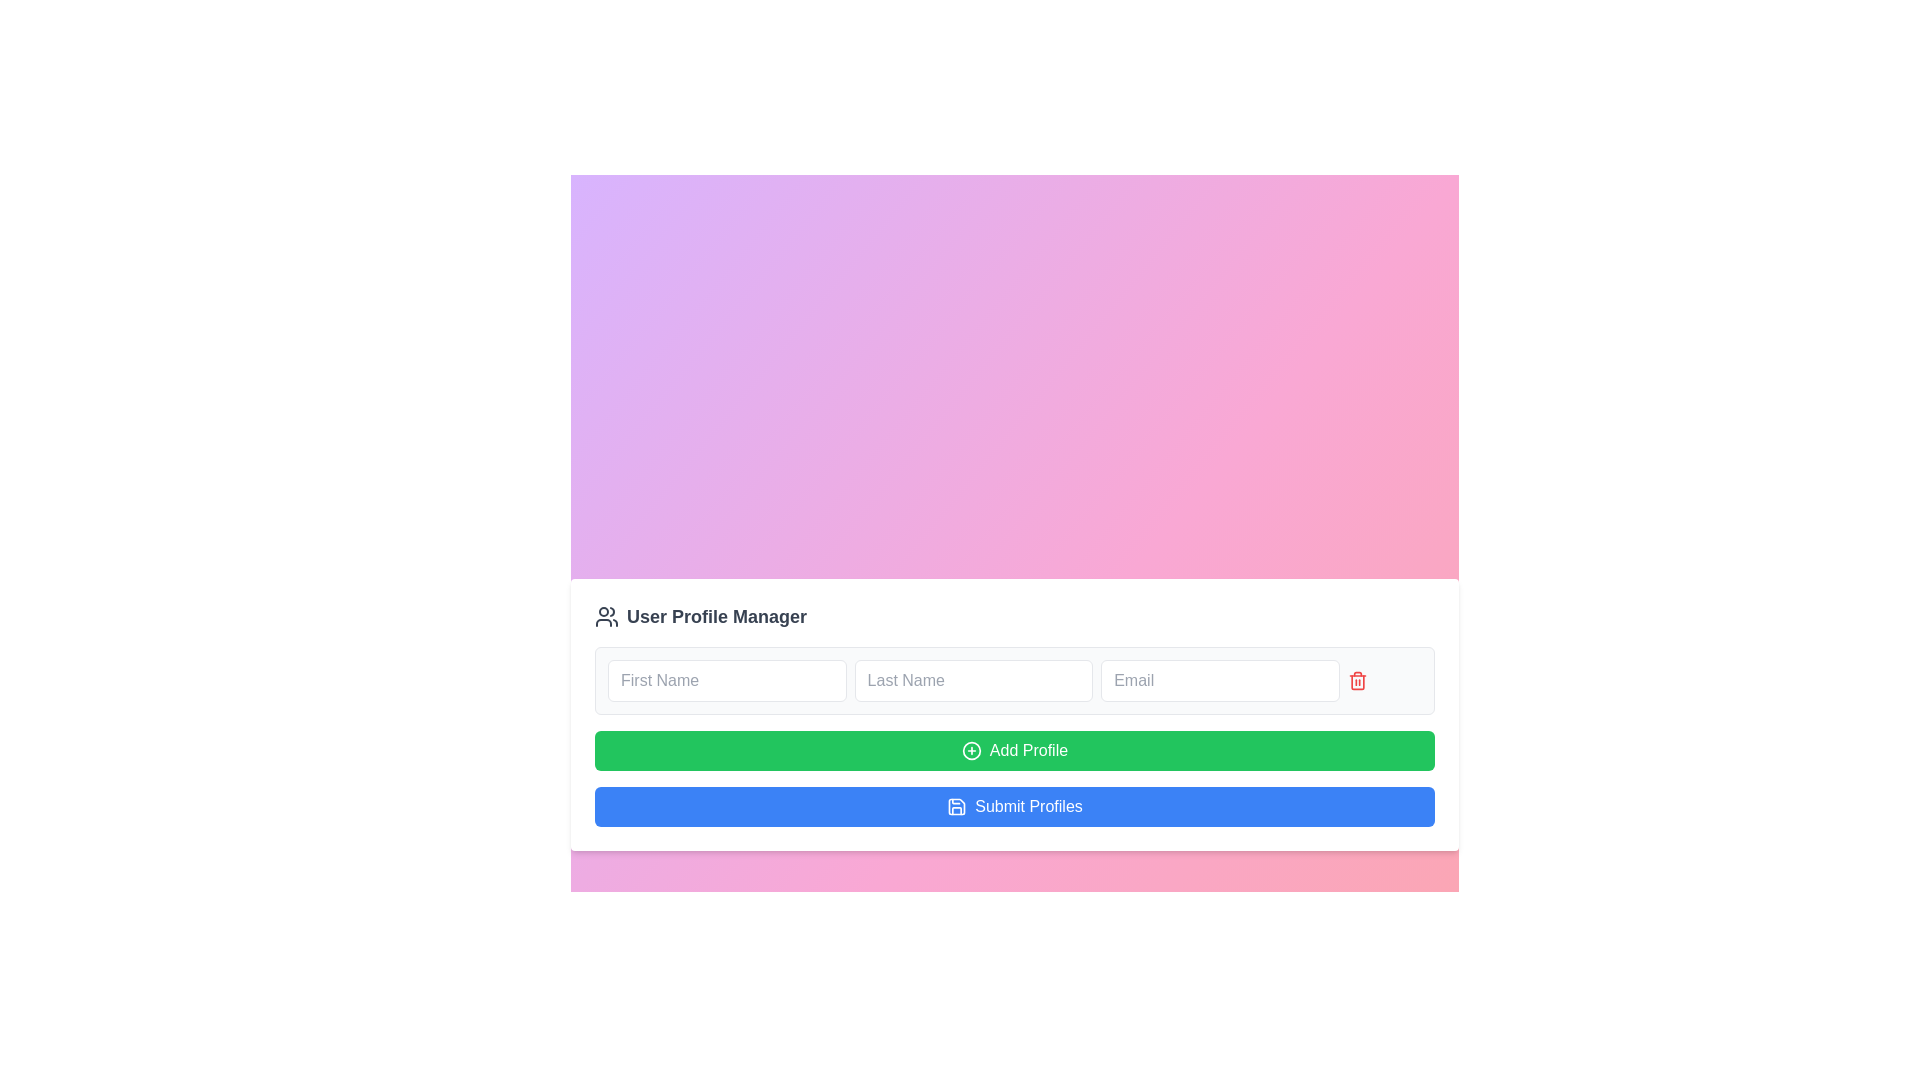 The image size is (1920, 1080). Describe the element at coordinates (726, 680) in the screenshot. I see `the first input field for the user's first name to focus on it for profile registration or editing` at that location.